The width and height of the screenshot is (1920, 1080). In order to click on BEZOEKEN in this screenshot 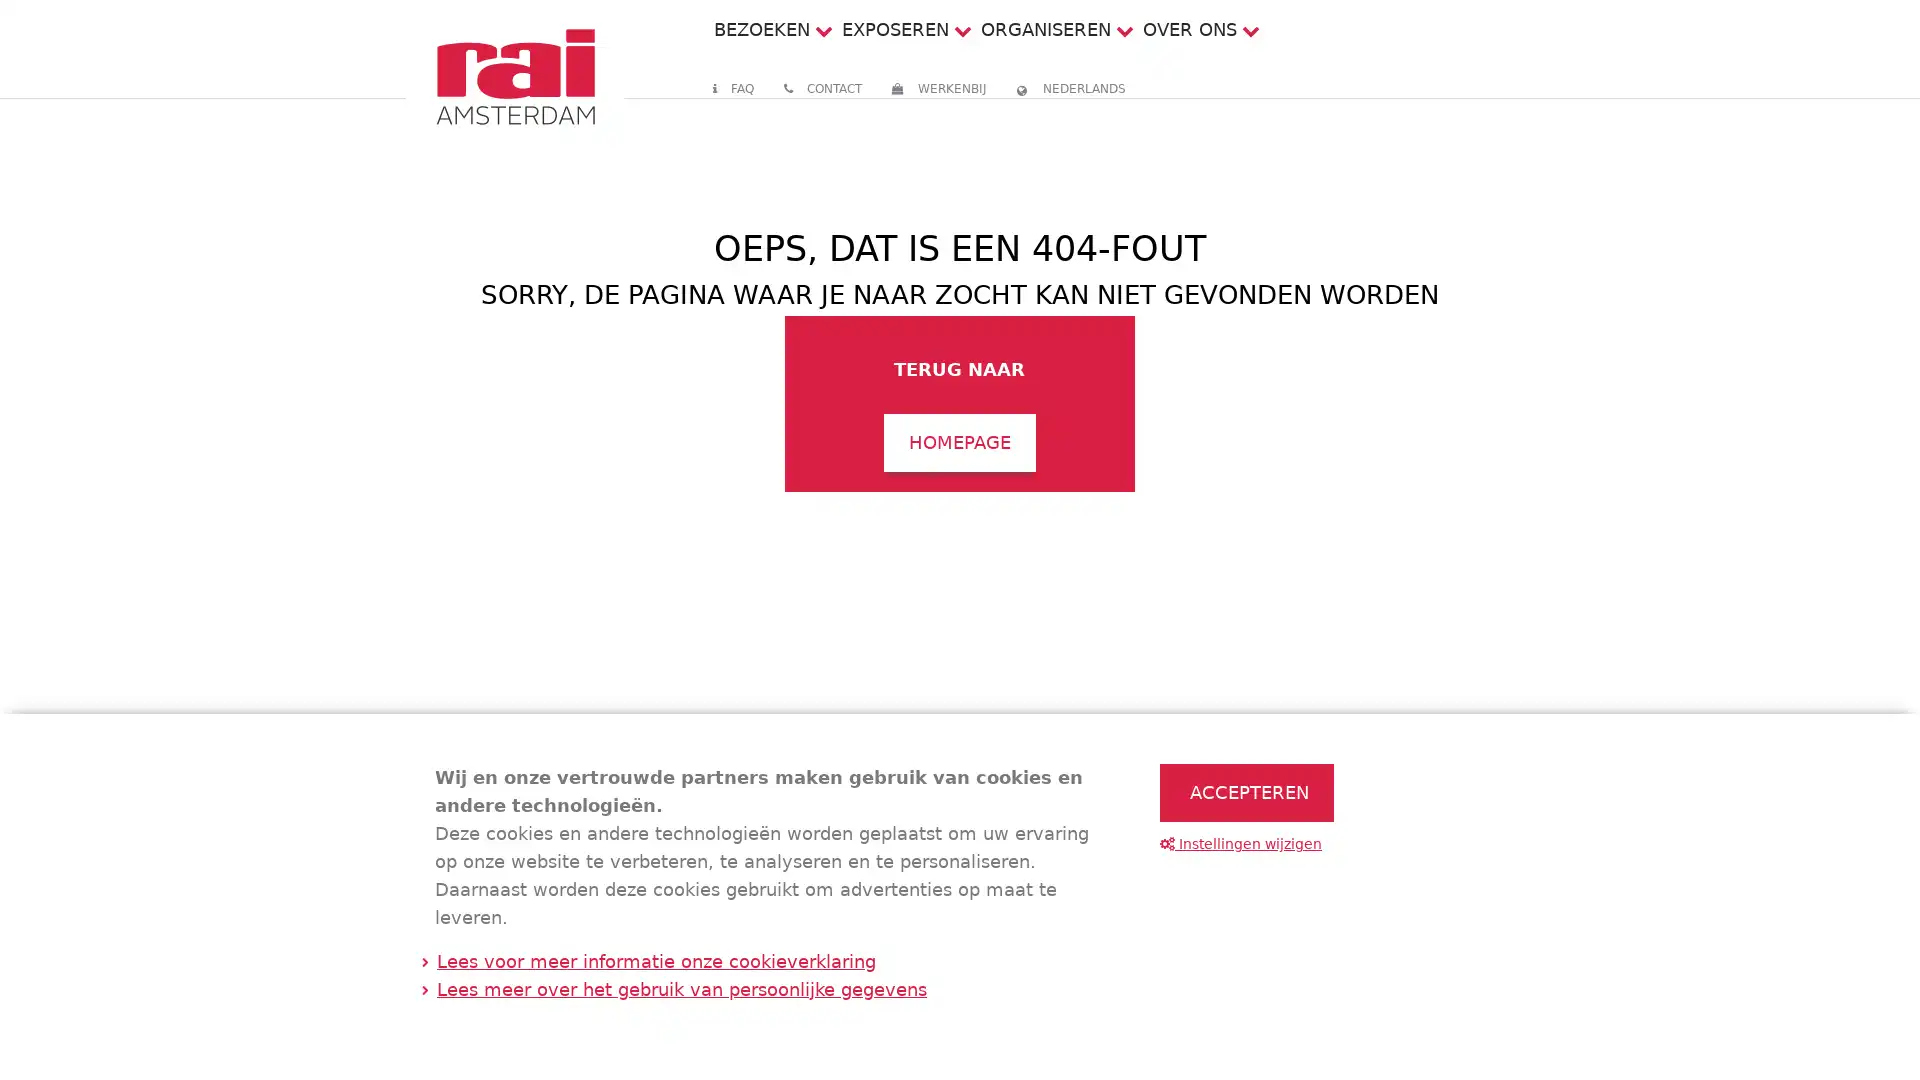, I will do `click(760, 29)`.